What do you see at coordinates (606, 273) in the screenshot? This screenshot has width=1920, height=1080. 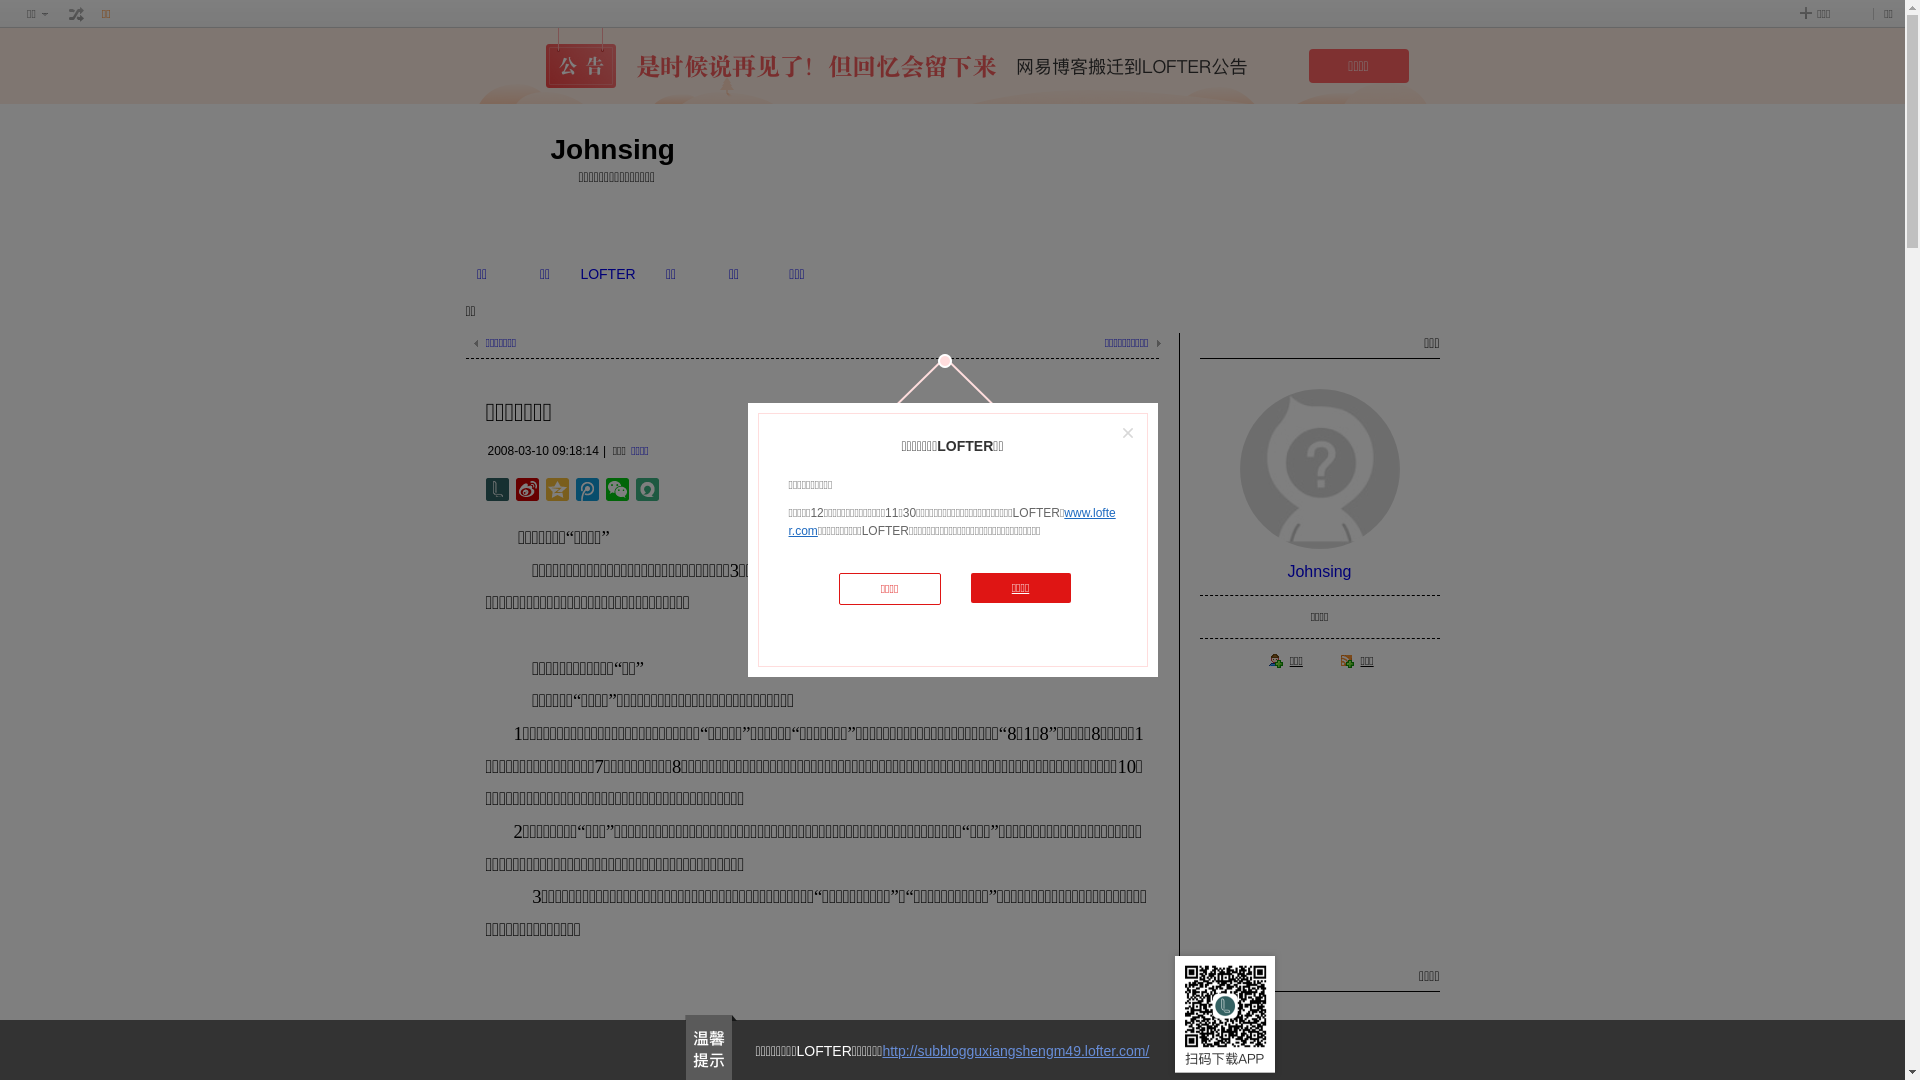 I see `'LOFTER'` at bounding box center [606, 273].